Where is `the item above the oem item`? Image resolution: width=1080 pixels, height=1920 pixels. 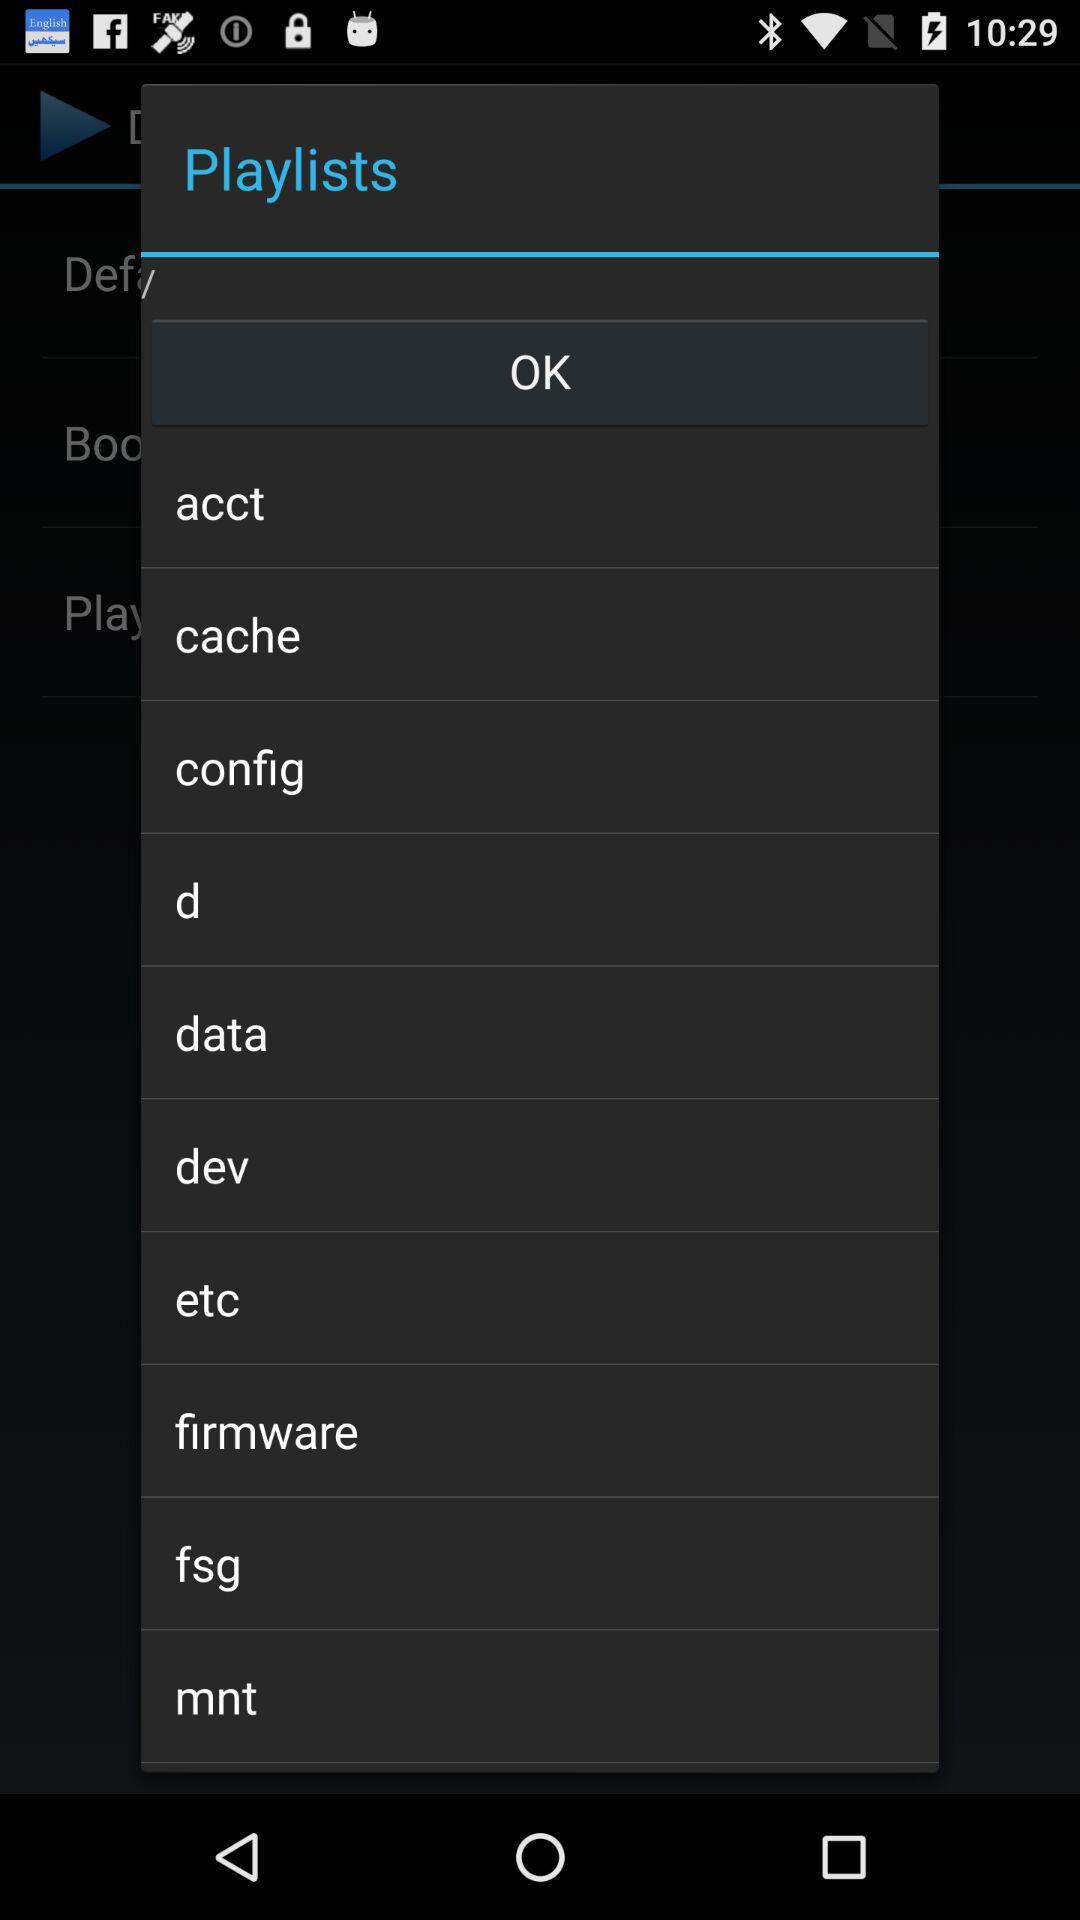
the item above the oem item is located at coordinates (540, 1695).